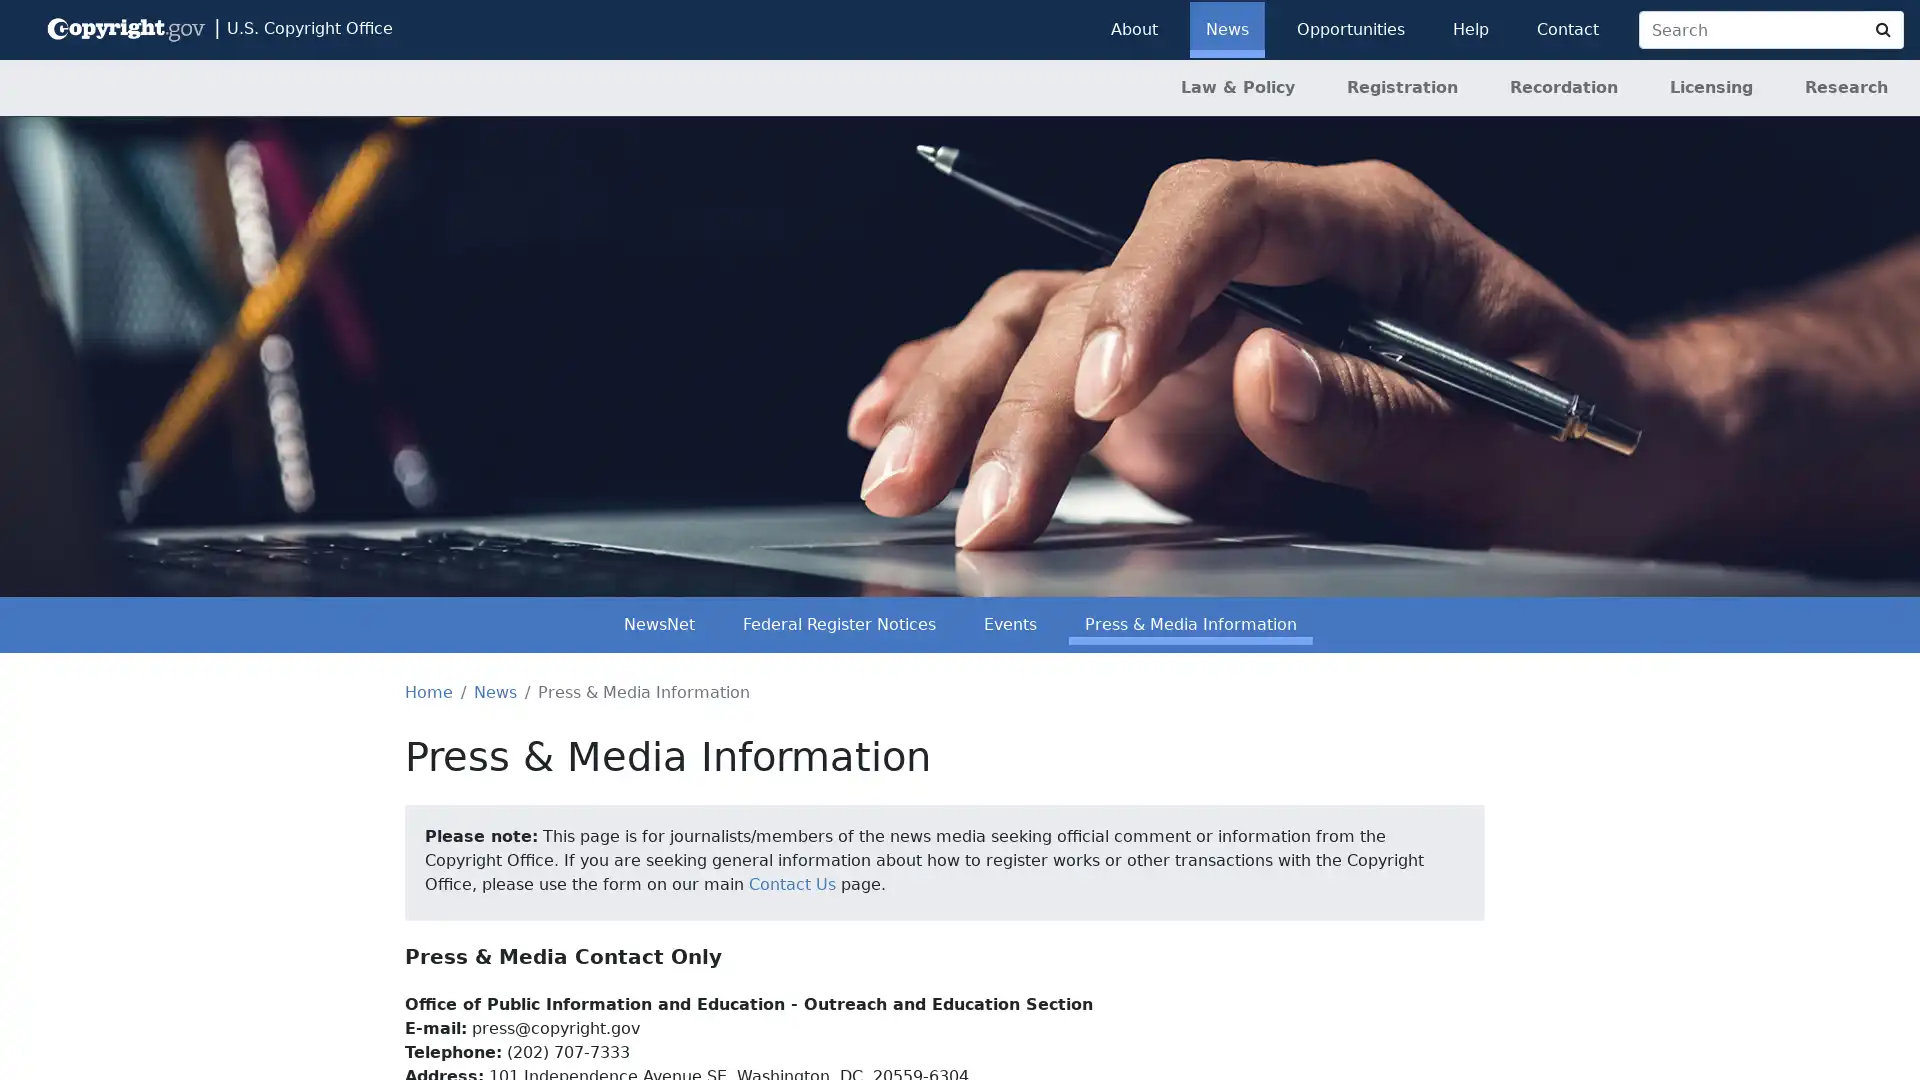 The width and height of the screenshot is (1920, 1080). Describe the element at coordinates (1882, 30) in the screenshot. I see `Search Copyright.gov` at that location.